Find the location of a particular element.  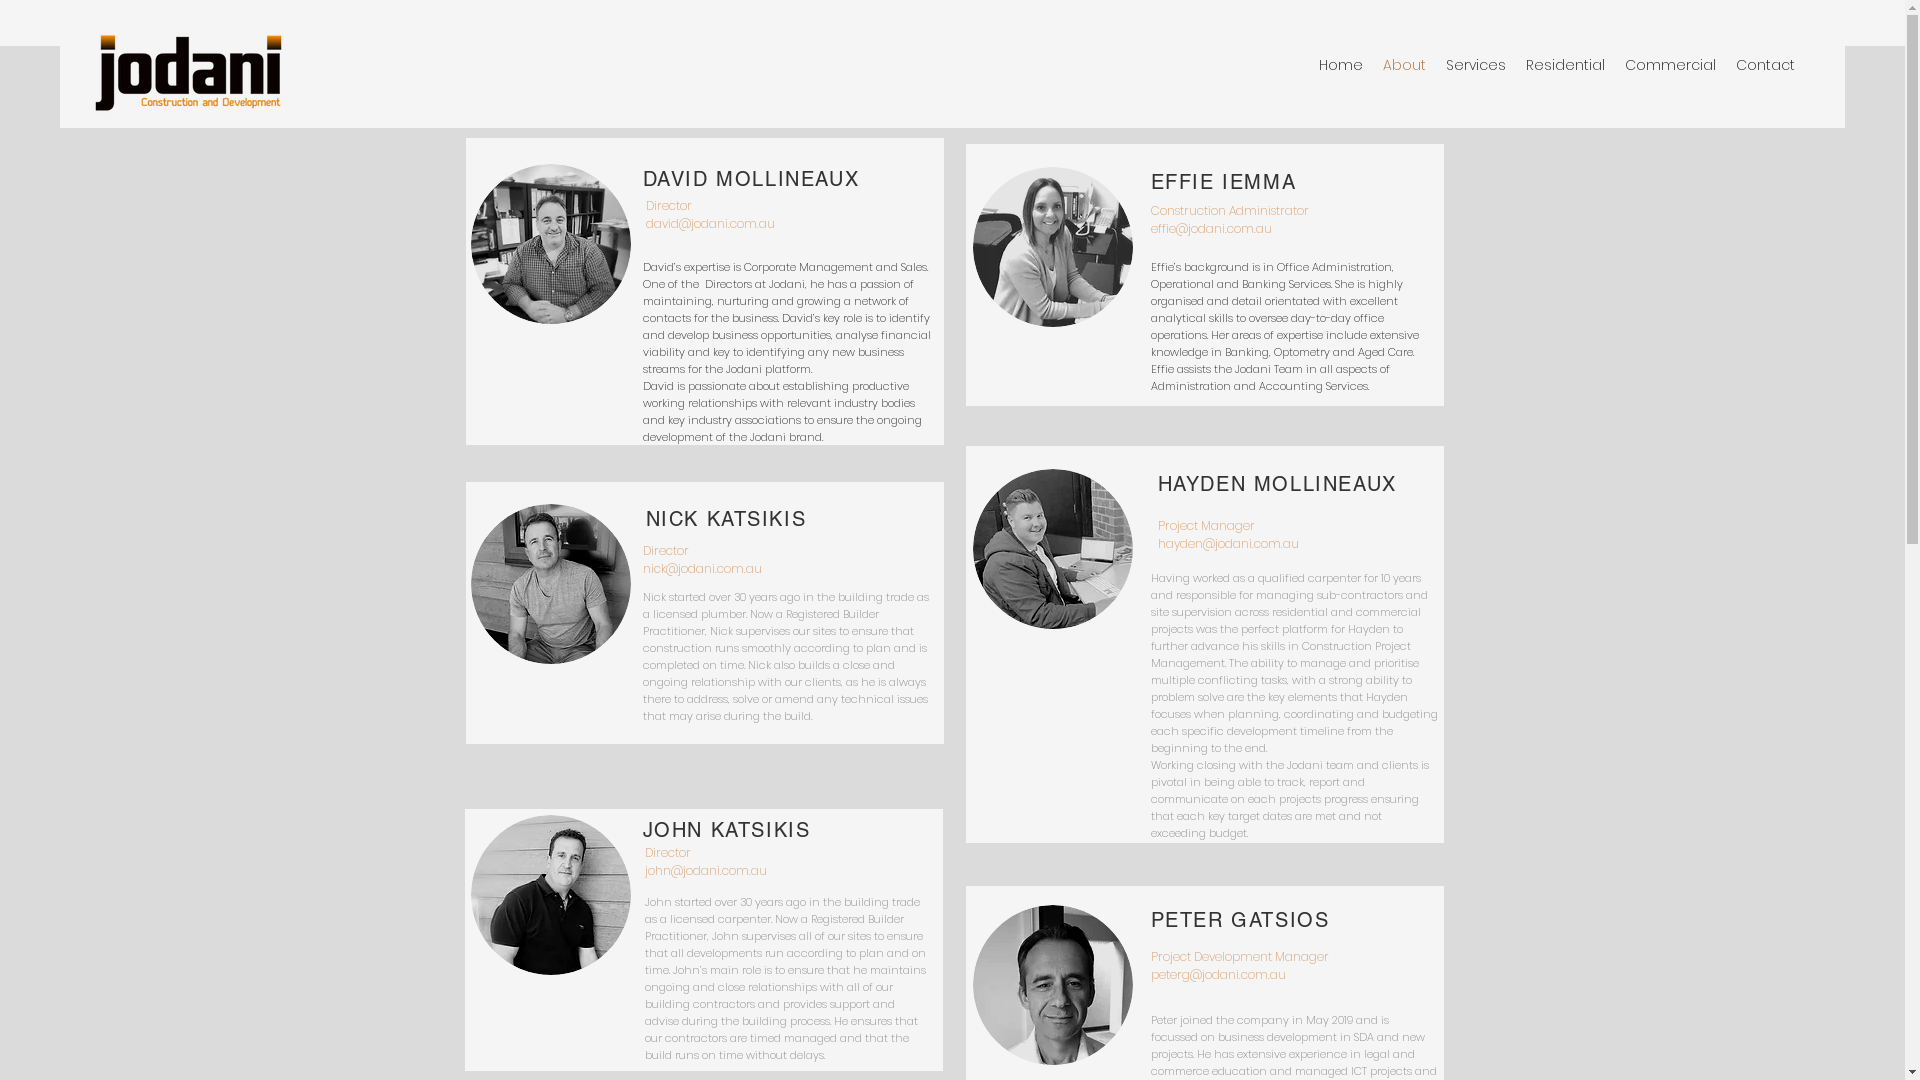

'Commercial' is located at coordinates (1670, 64).